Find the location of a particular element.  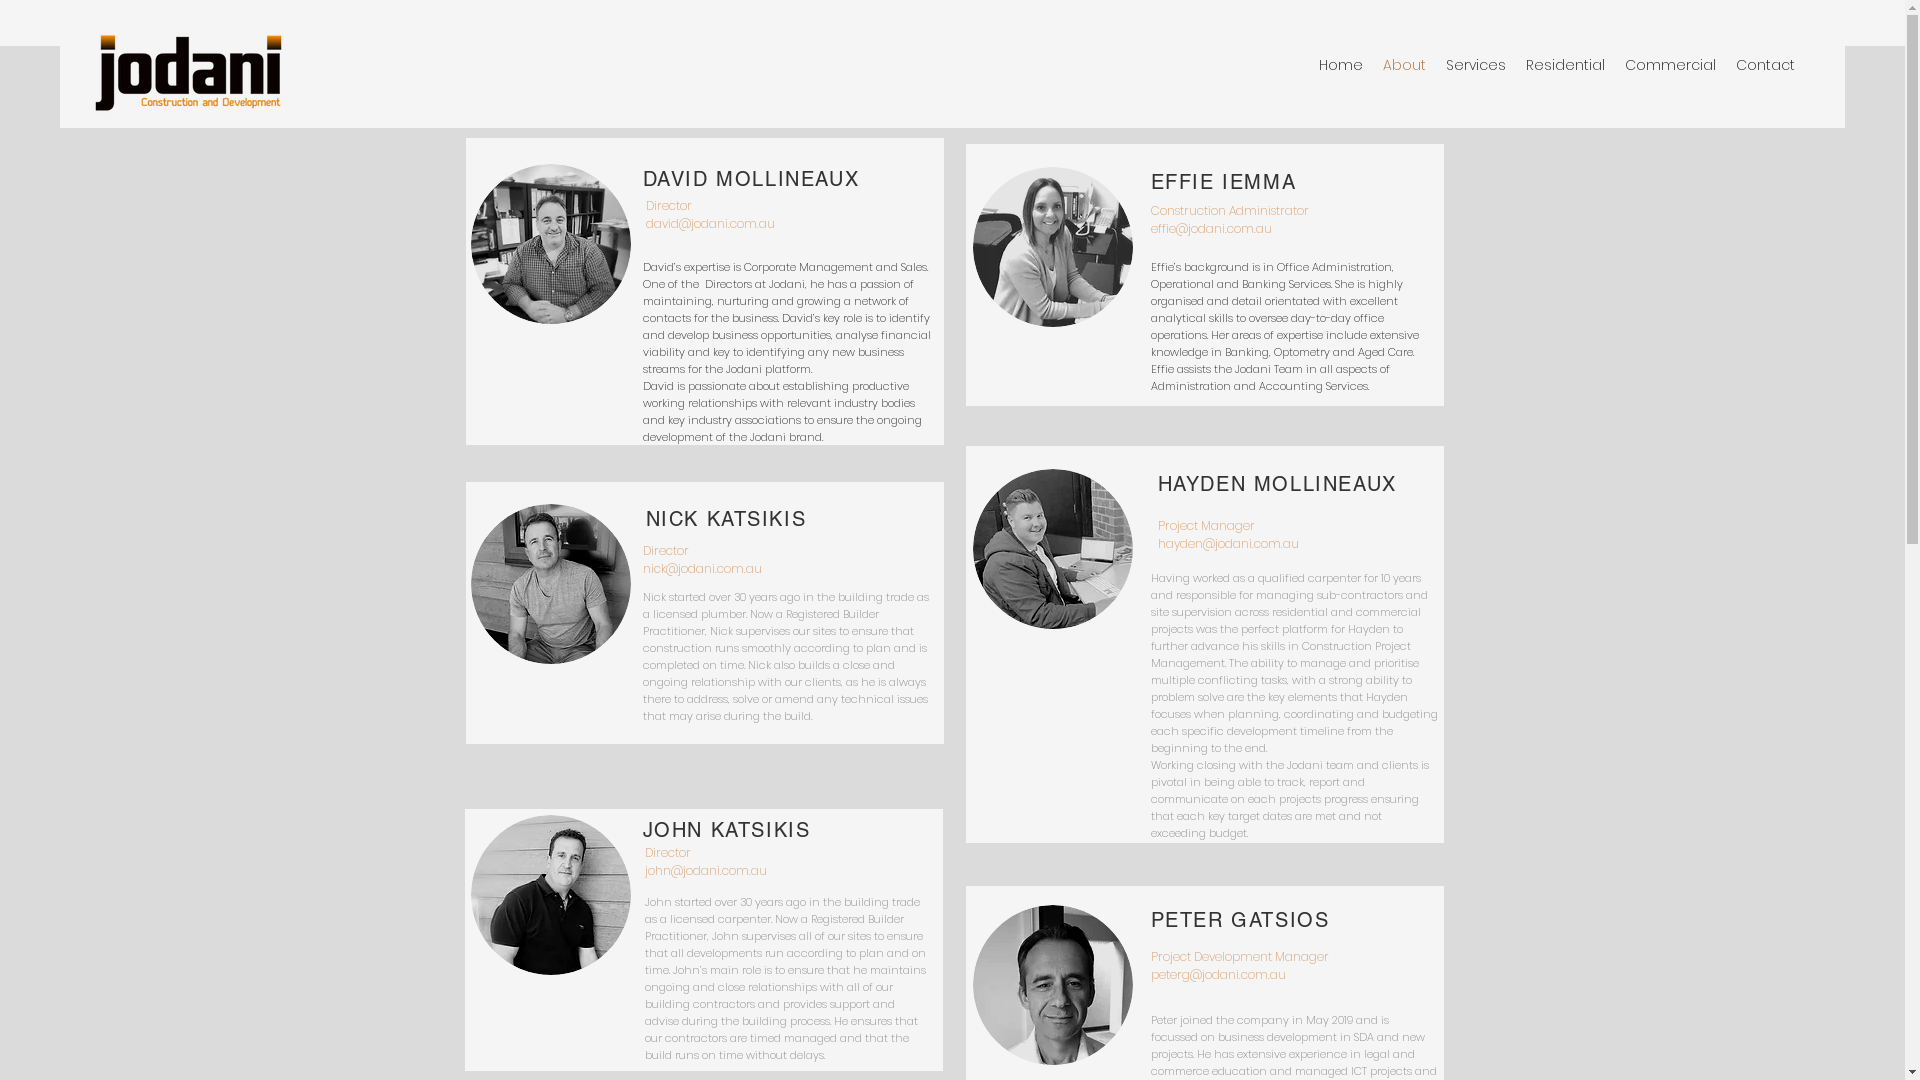

'Commercial' is located at coordinates (1670, 64).